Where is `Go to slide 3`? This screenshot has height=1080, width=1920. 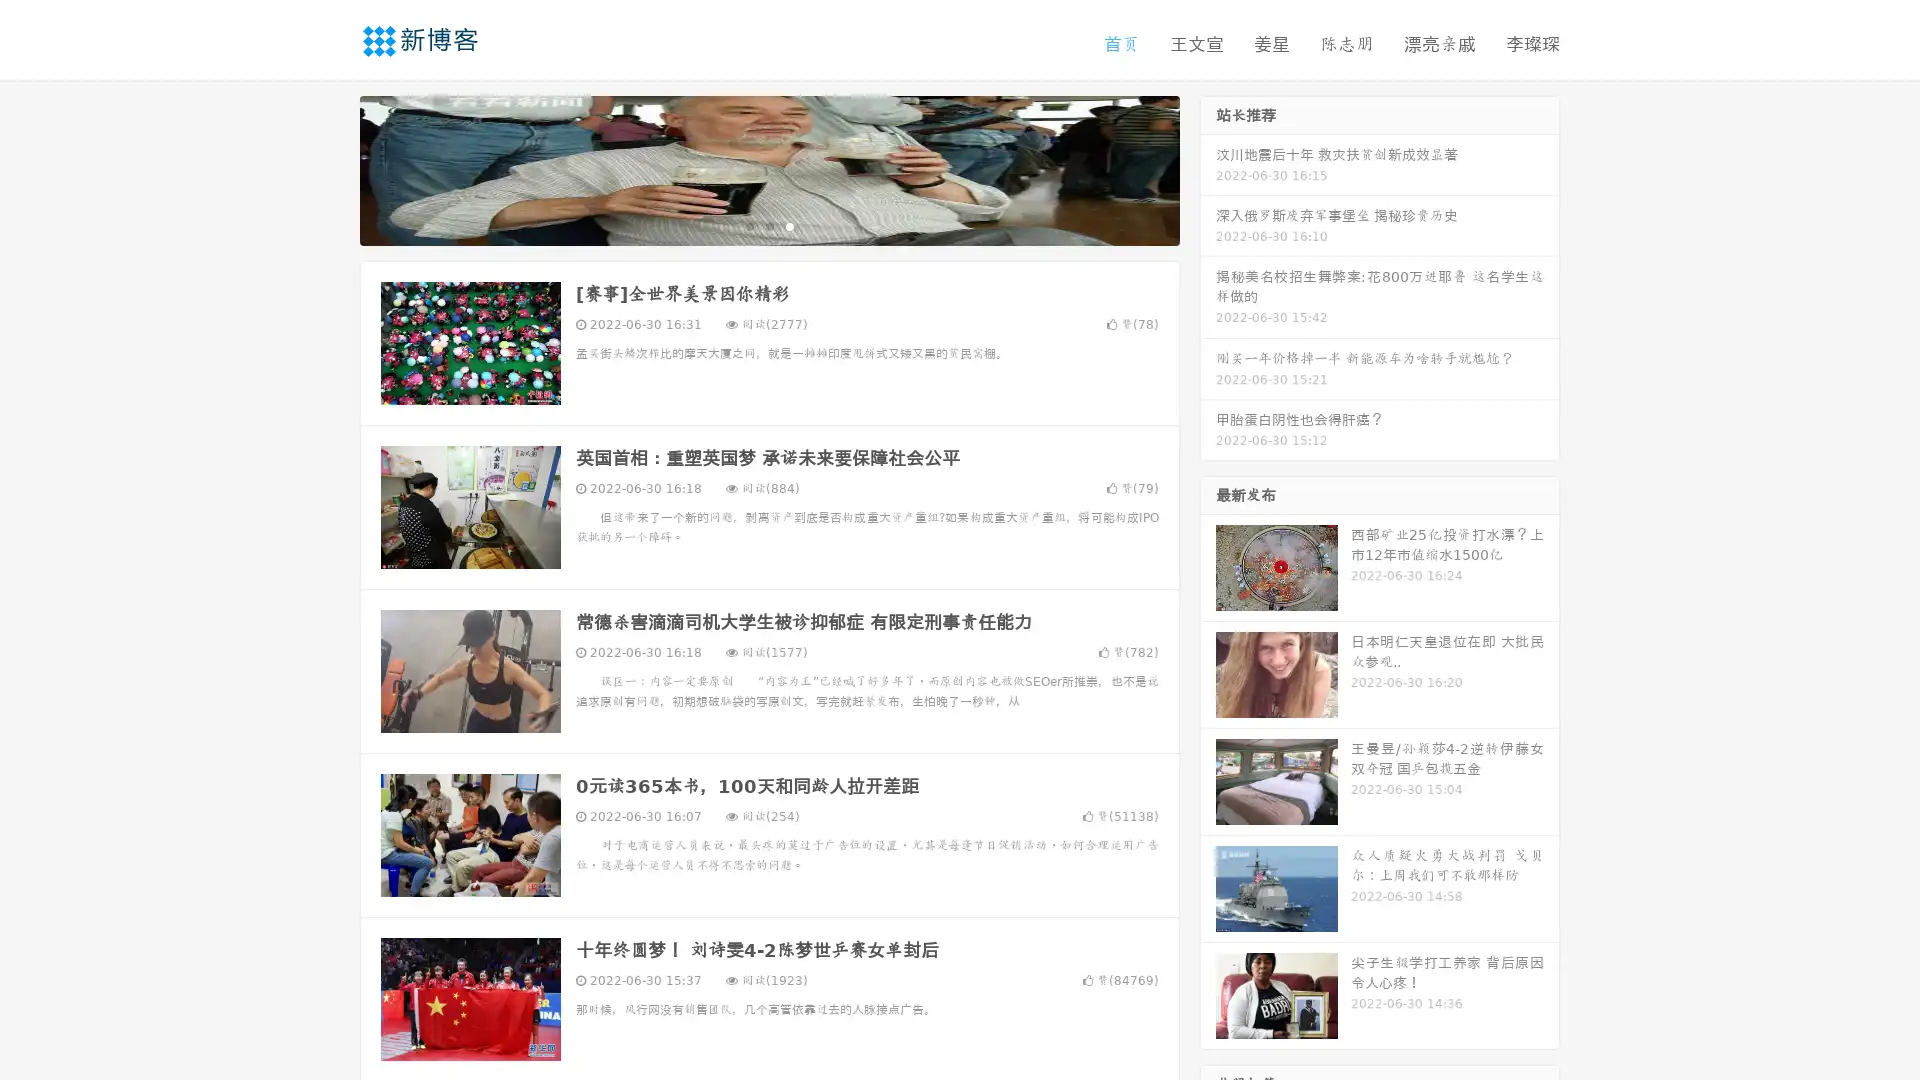
Go to slide 3 is located at coordinates (789, 225).